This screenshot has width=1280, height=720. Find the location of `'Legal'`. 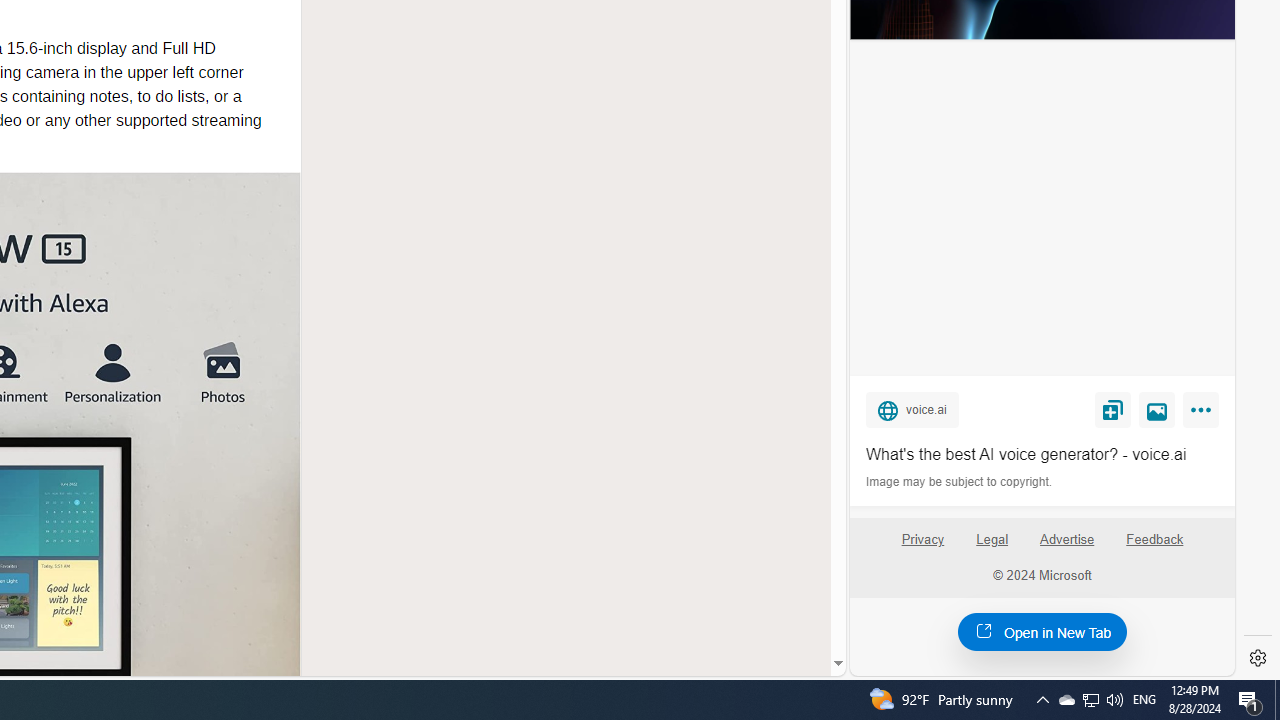

'Legal' is located at coordinates (992, 547).